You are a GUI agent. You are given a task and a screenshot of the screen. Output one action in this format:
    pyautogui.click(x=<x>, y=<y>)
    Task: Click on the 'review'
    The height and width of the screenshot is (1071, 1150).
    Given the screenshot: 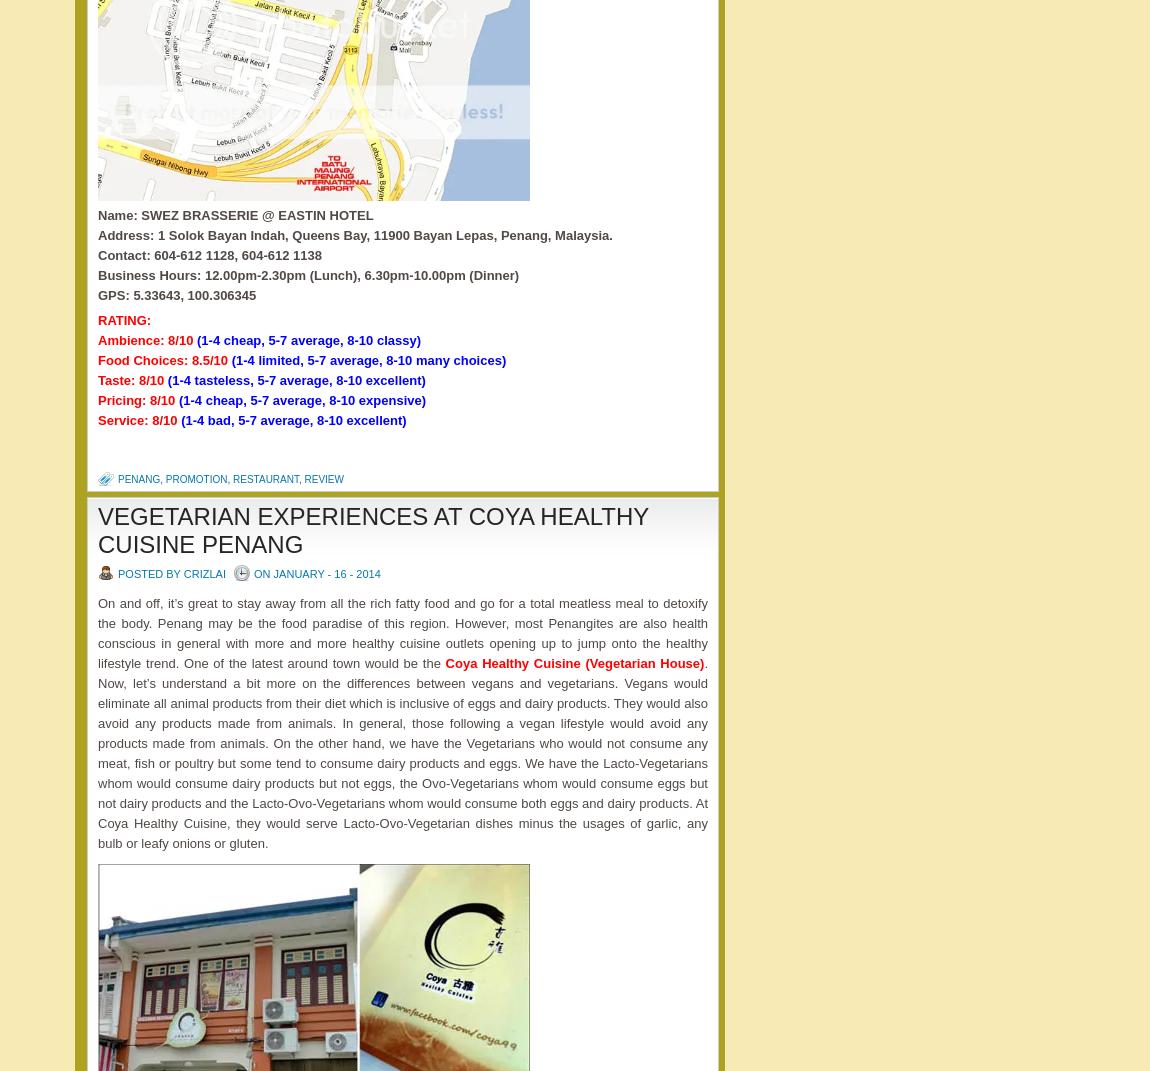 What is the action you would take?
    pyautogui.click(x=323, y=478)
    